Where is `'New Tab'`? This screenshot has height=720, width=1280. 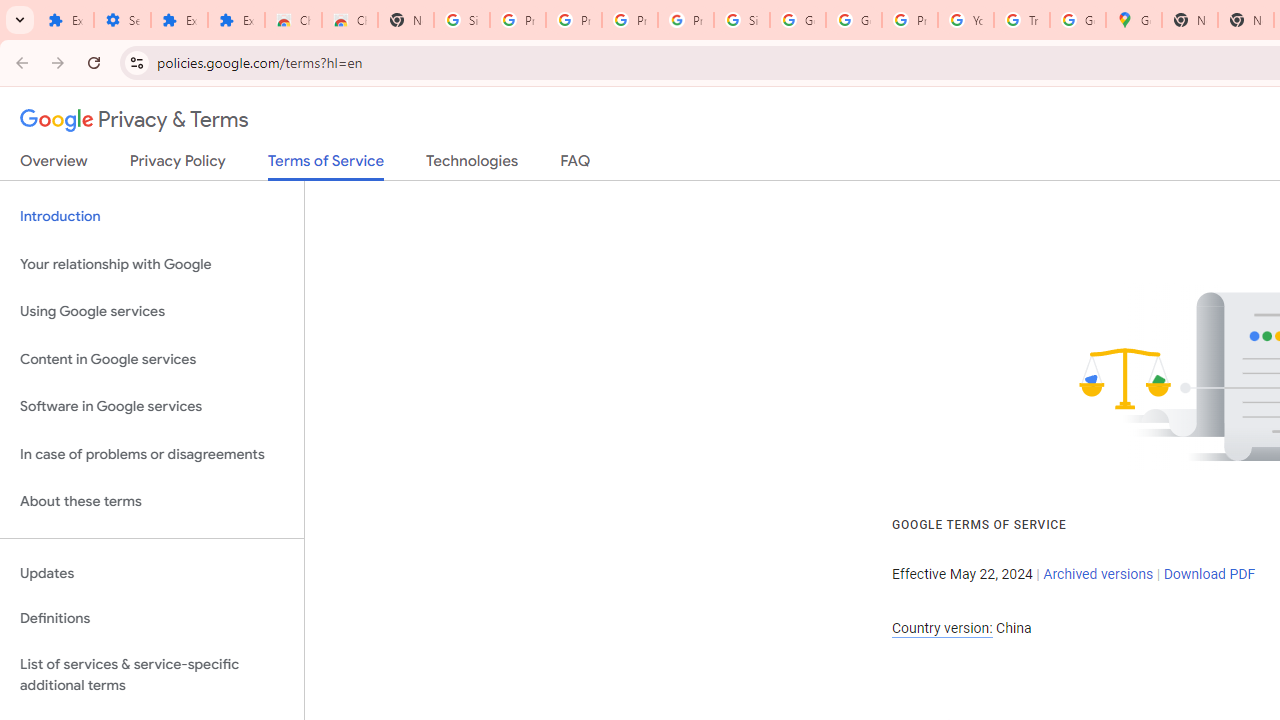
'New Tab' is located at coordinates (404, 20).